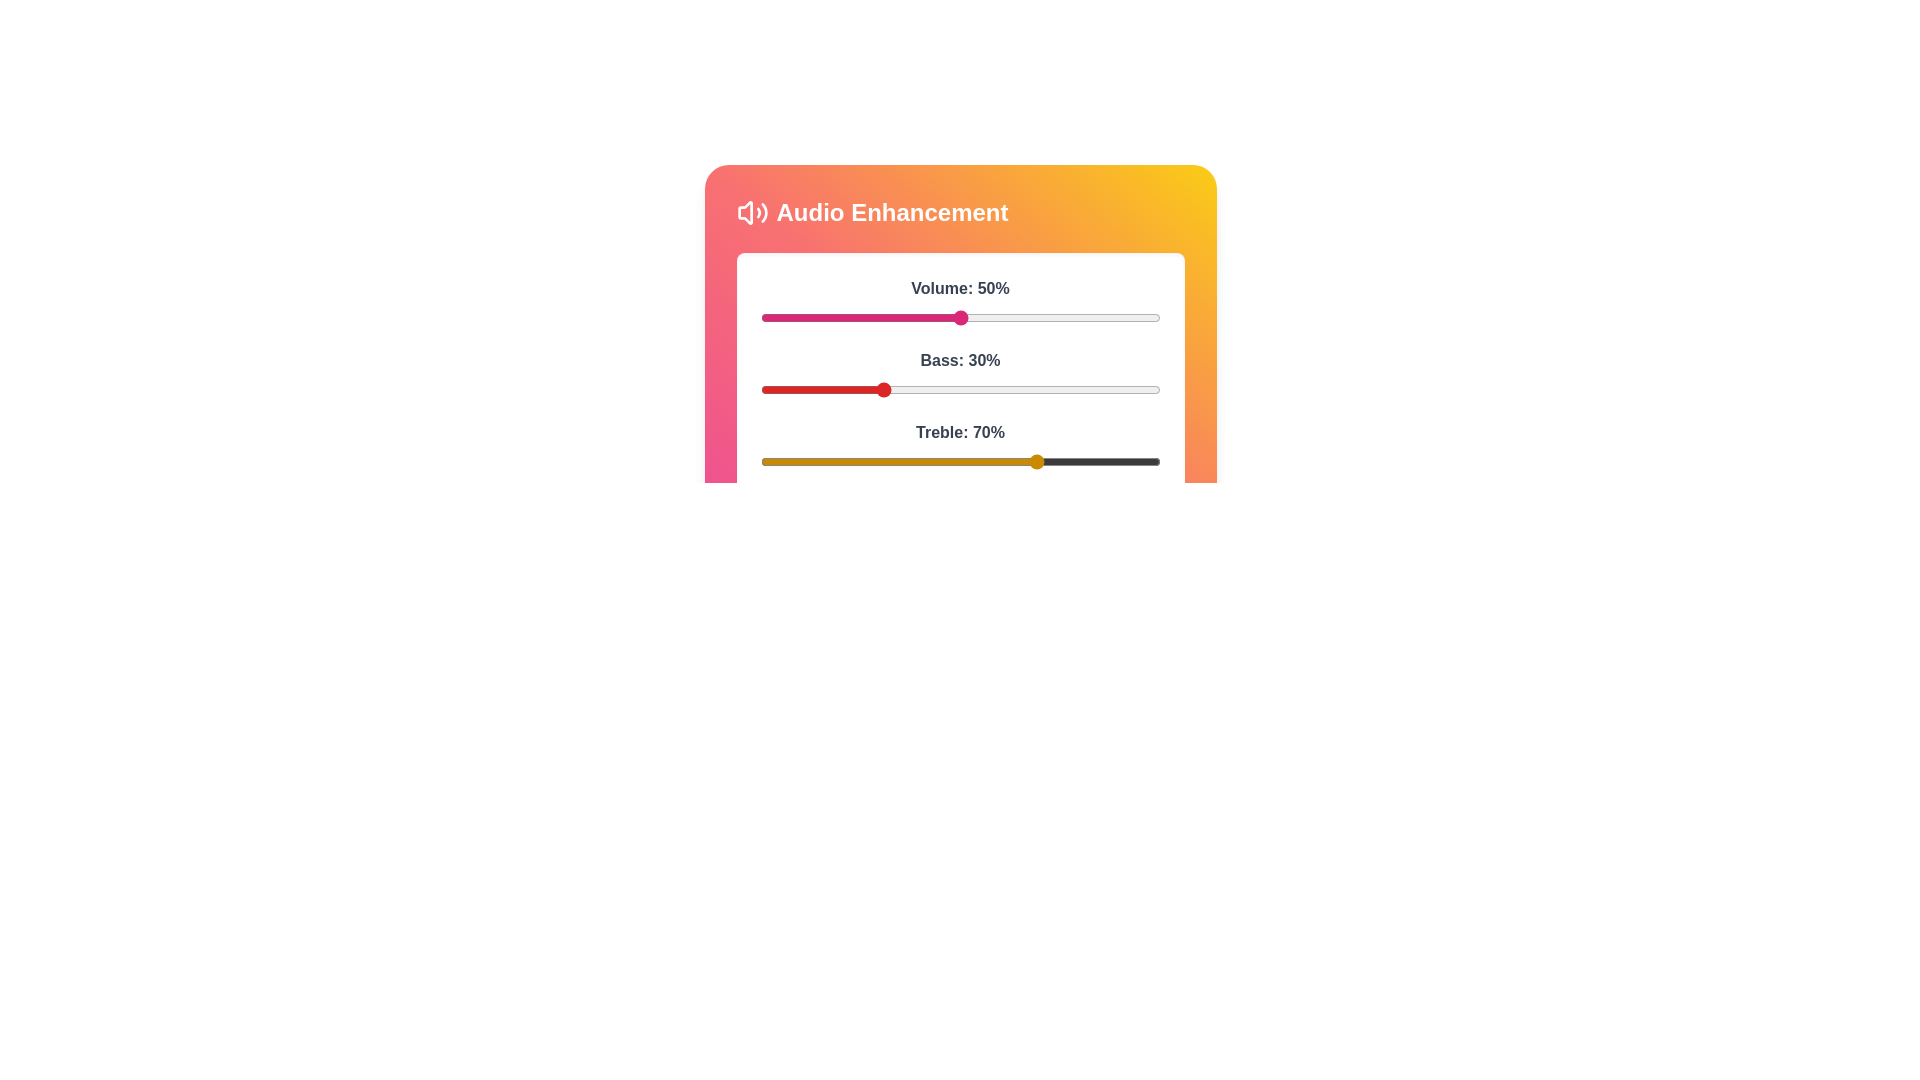 The image size is (1920, 1080). I want to click on the volume, so click(968, 316).